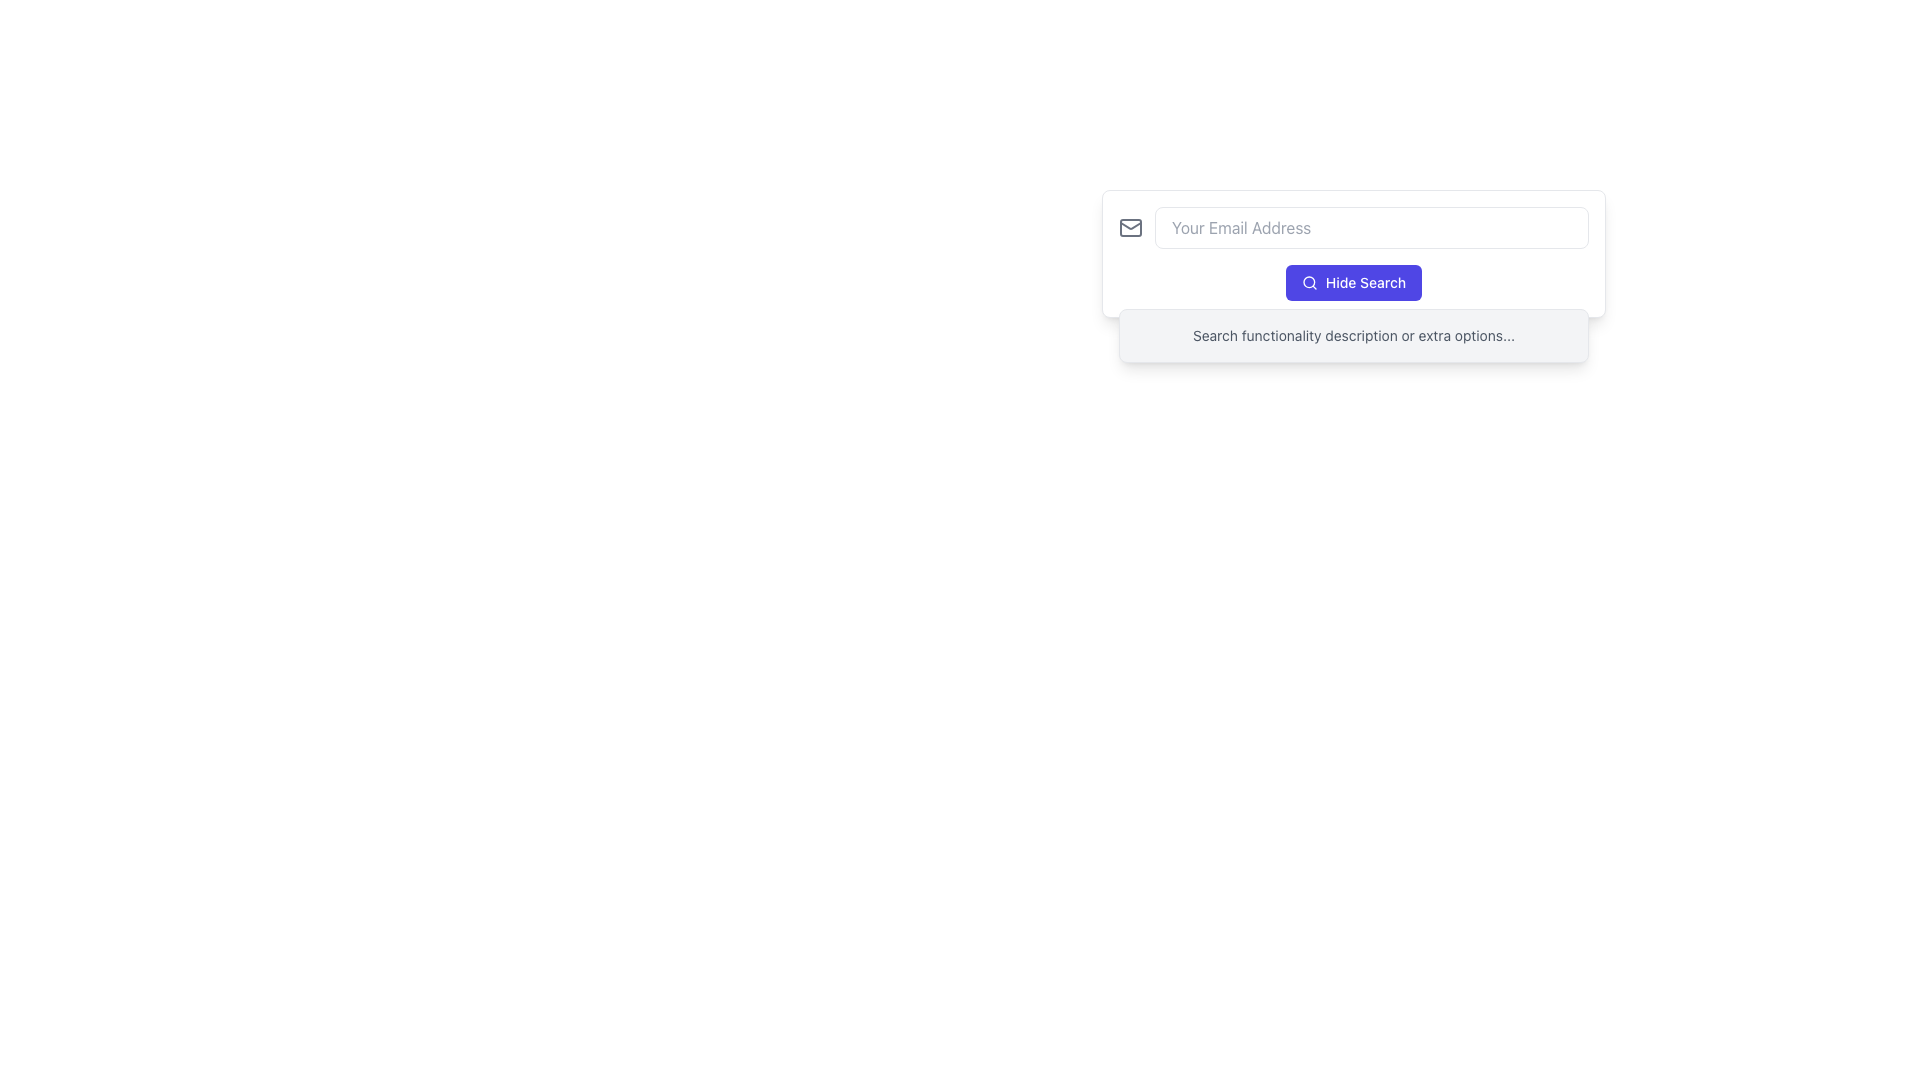 The width and height of the screenshot is (1920, 1080). Describe the element at coordinates (1131, 226) in the screenshot. I see `the SVG subcomponent of the email icon, which is a rectangular shape with rounded corners located to the left of the 'Your Email Address' text input box` at that location.